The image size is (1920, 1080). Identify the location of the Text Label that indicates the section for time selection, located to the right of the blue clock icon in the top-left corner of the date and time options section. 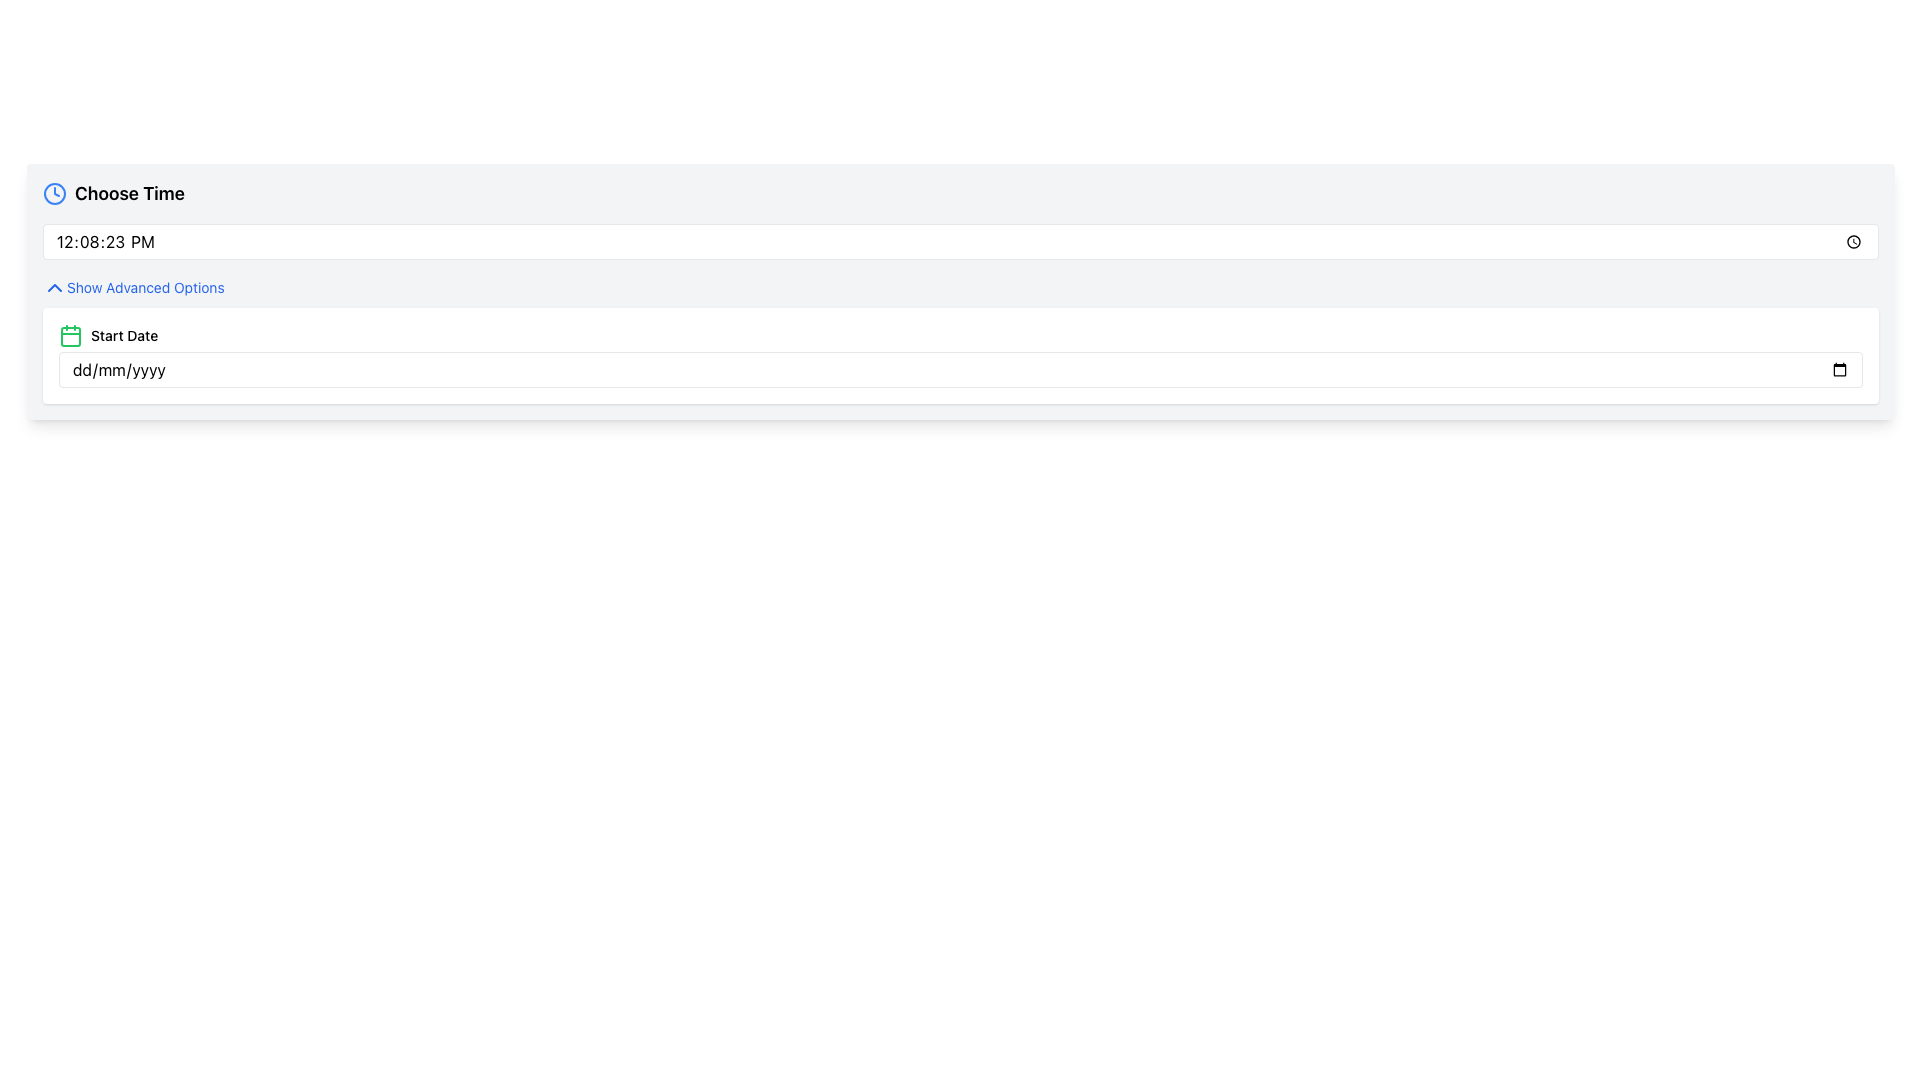
(128, 193).